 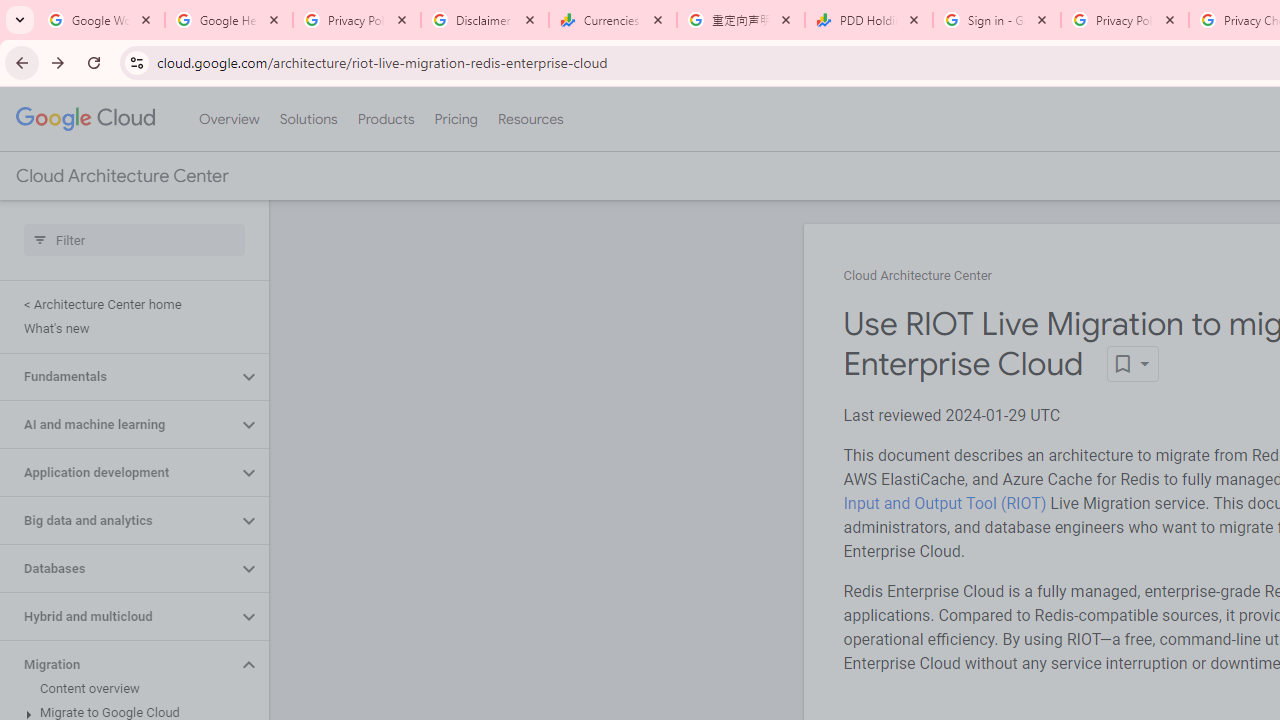 I want to click on 'Currencies - Google Finance', so click(x=612, y=20).